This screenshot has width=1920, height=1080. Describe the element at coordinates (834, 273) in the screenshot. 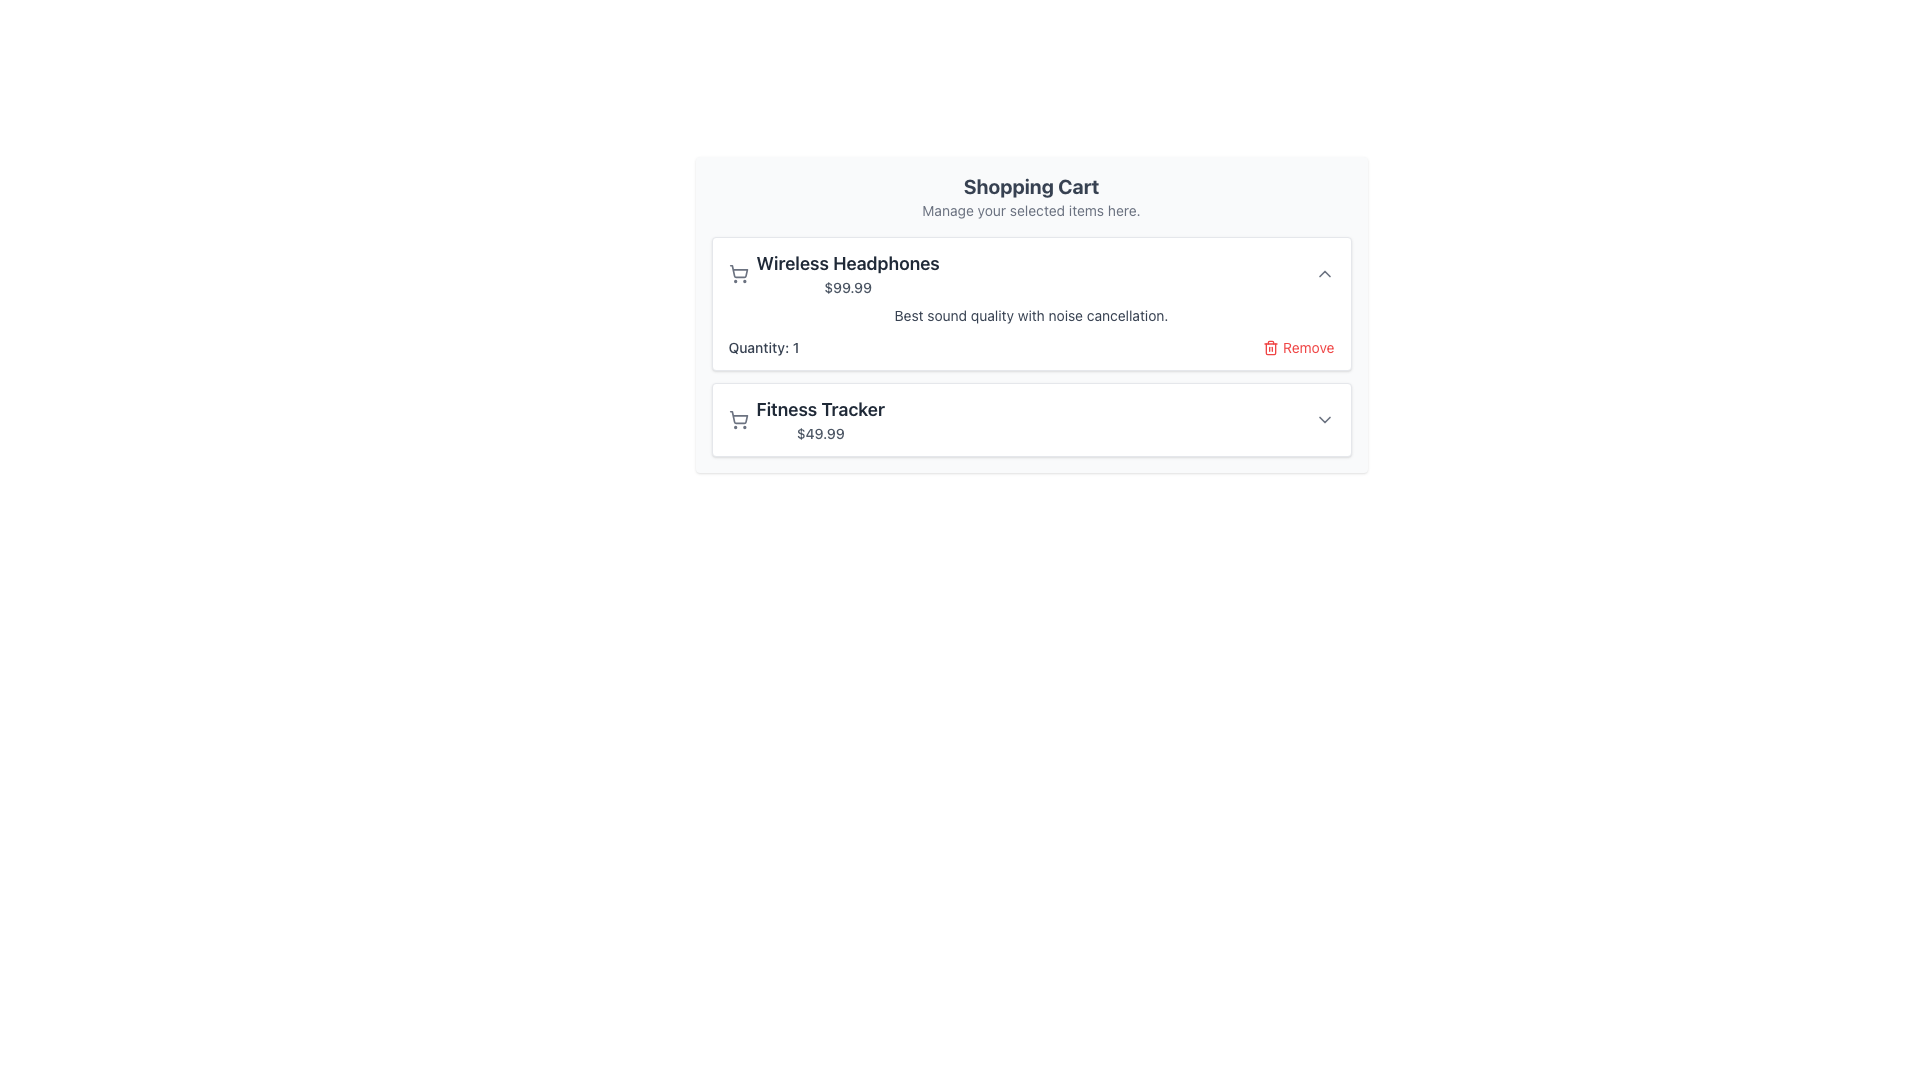

I see `the product name in the shopping cart informational block located at the top section above 'Fitness Tracker $49.99'` at that location.